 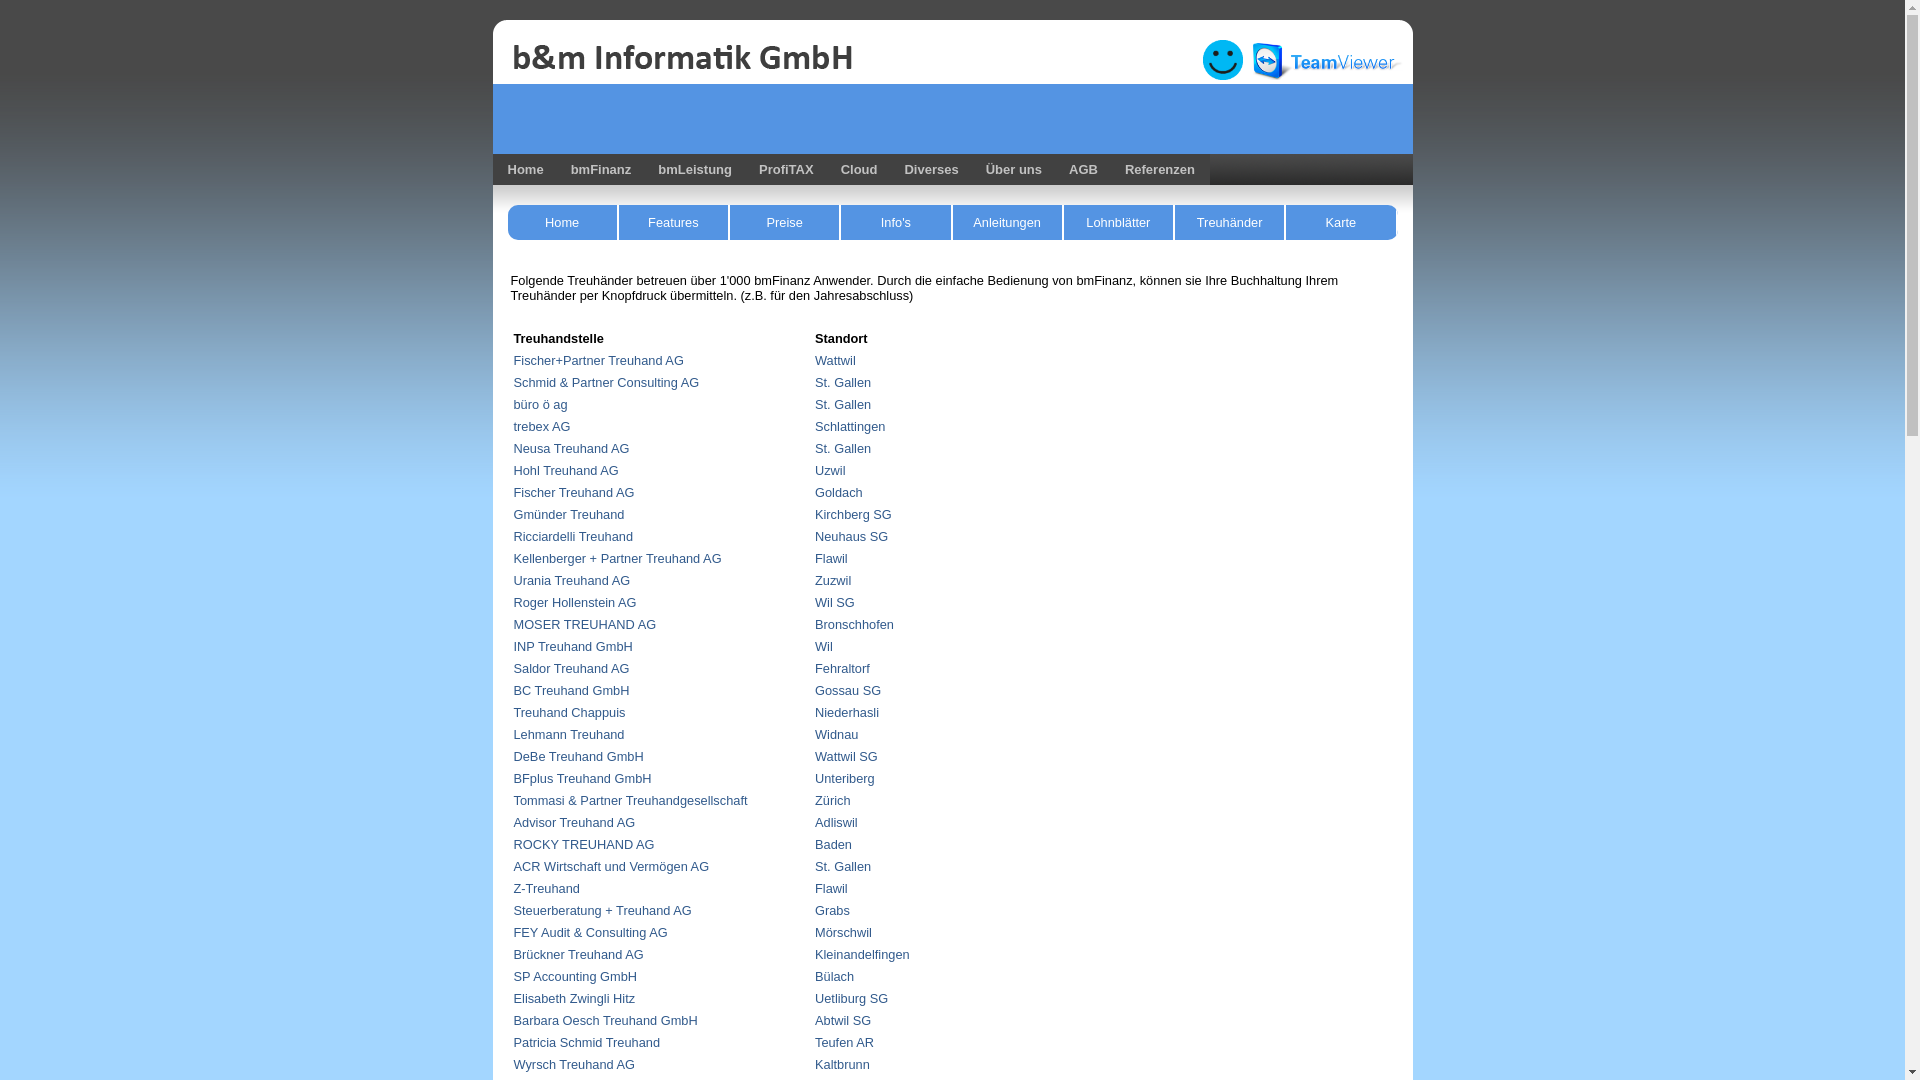 I want to click on 'Goldach', so click(x=839, y=492).